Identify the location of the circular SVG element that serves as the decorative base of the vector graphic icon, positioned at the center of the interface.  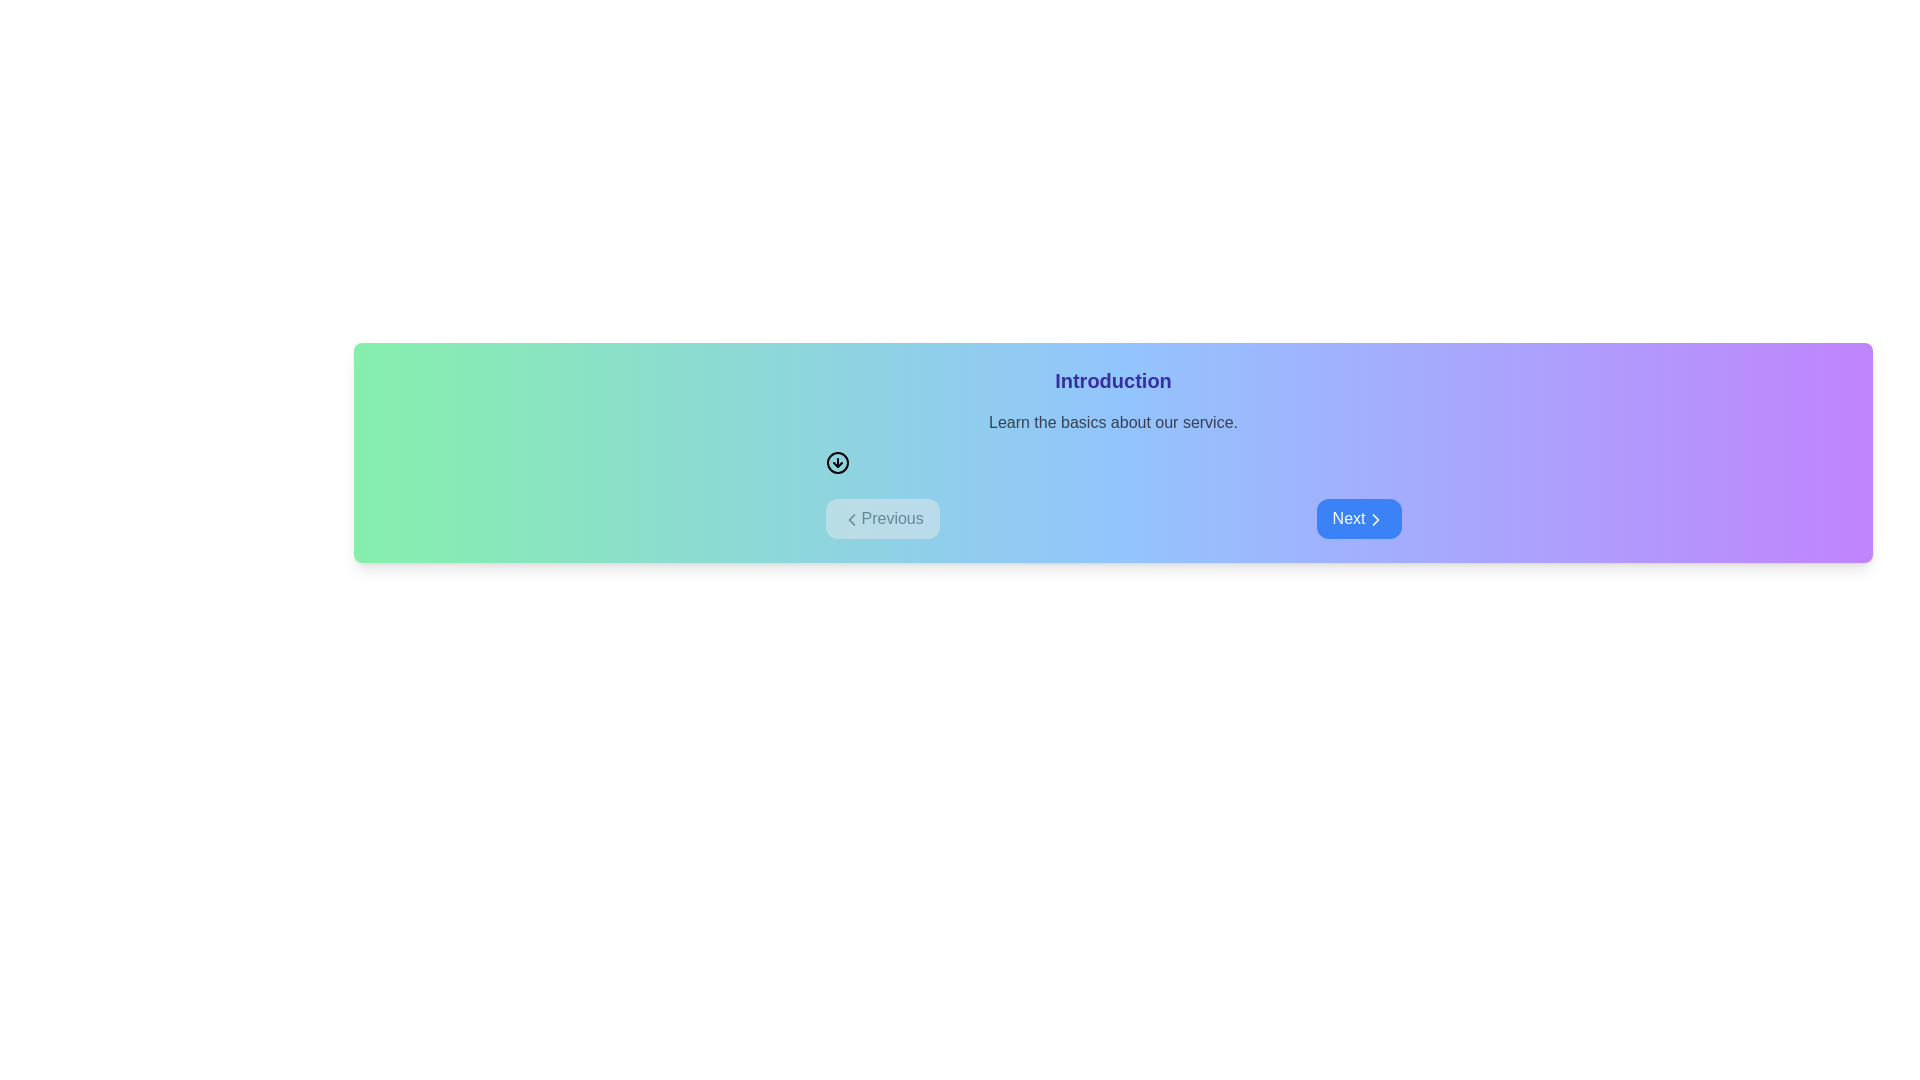
(837, 462).